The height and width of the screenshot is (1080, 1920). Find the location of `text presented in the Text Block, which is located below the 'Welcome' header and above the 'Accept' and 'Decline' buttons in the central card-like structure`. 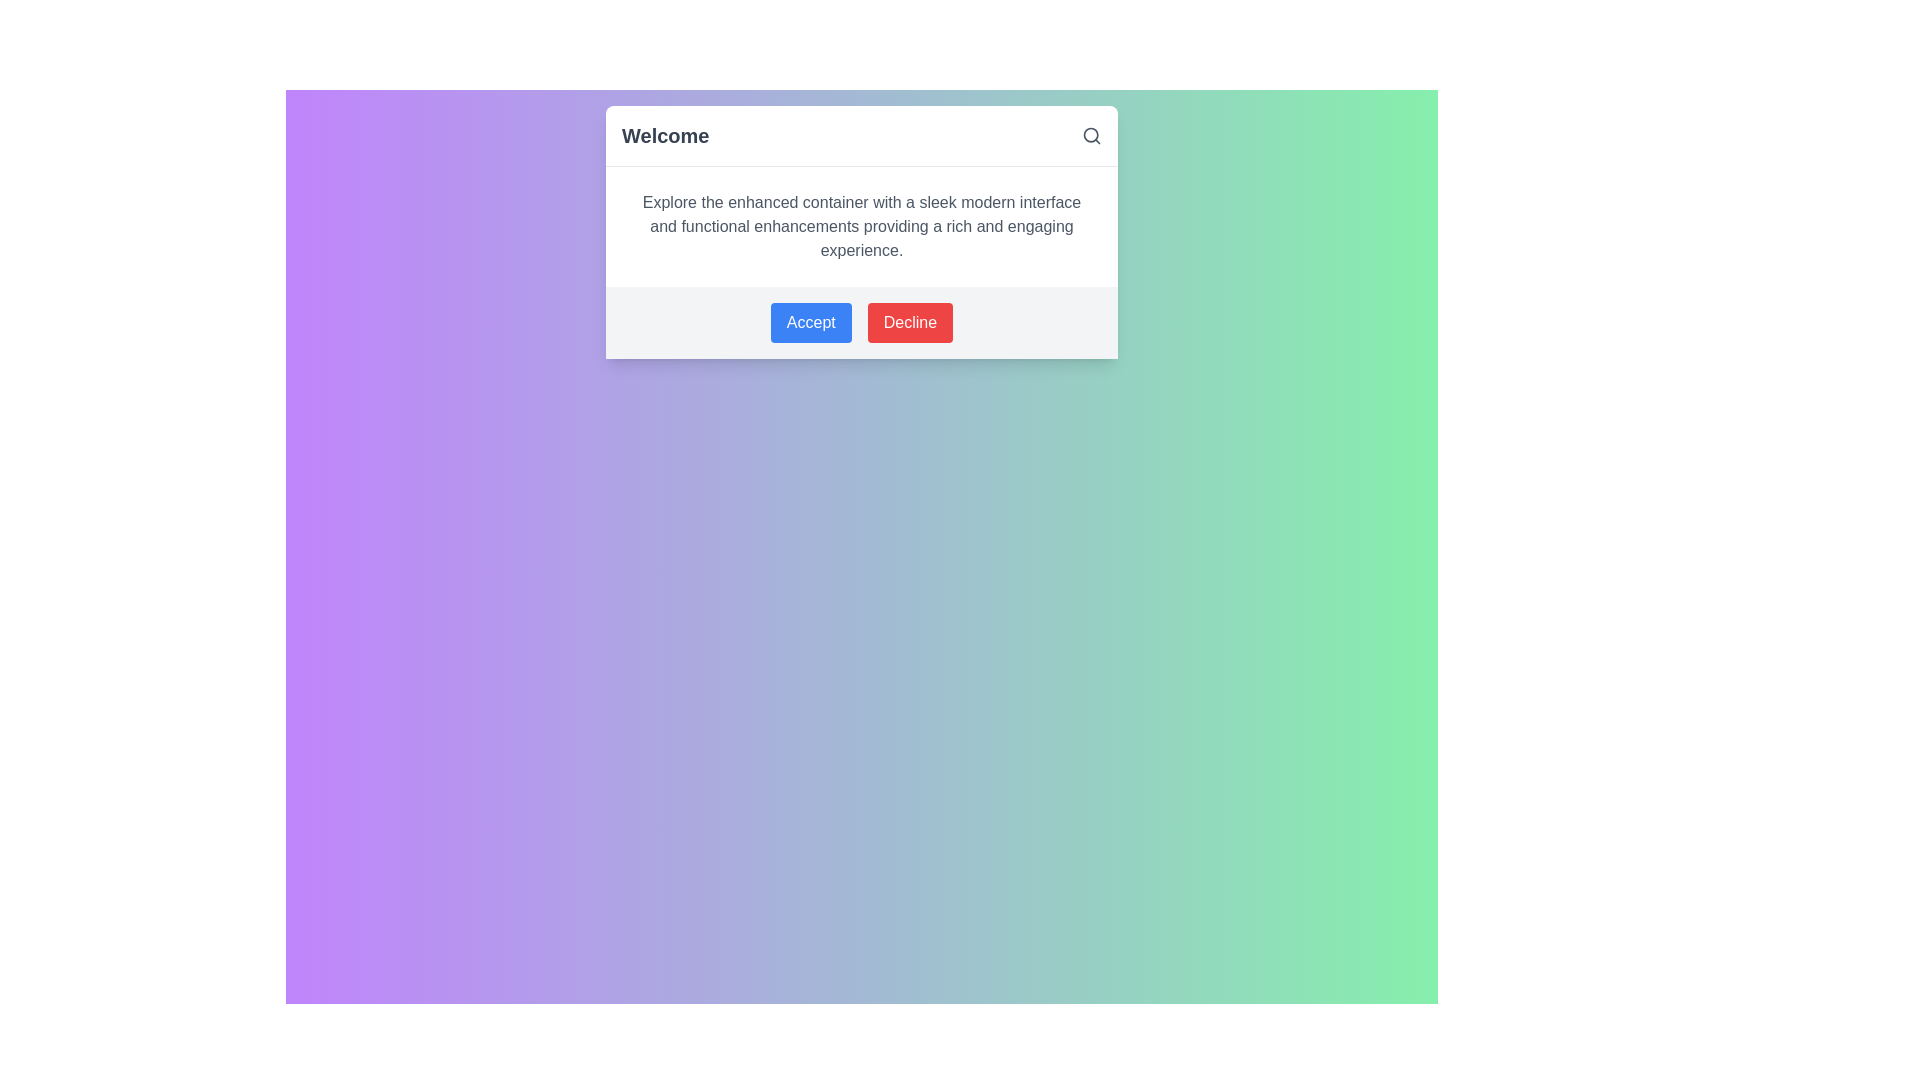

text presented in the Text Block, which is located below the 'Welcome' header and above the 'Accept' and 'Decline' buttons in the central card-like structure is located at coordinates (862, 226).